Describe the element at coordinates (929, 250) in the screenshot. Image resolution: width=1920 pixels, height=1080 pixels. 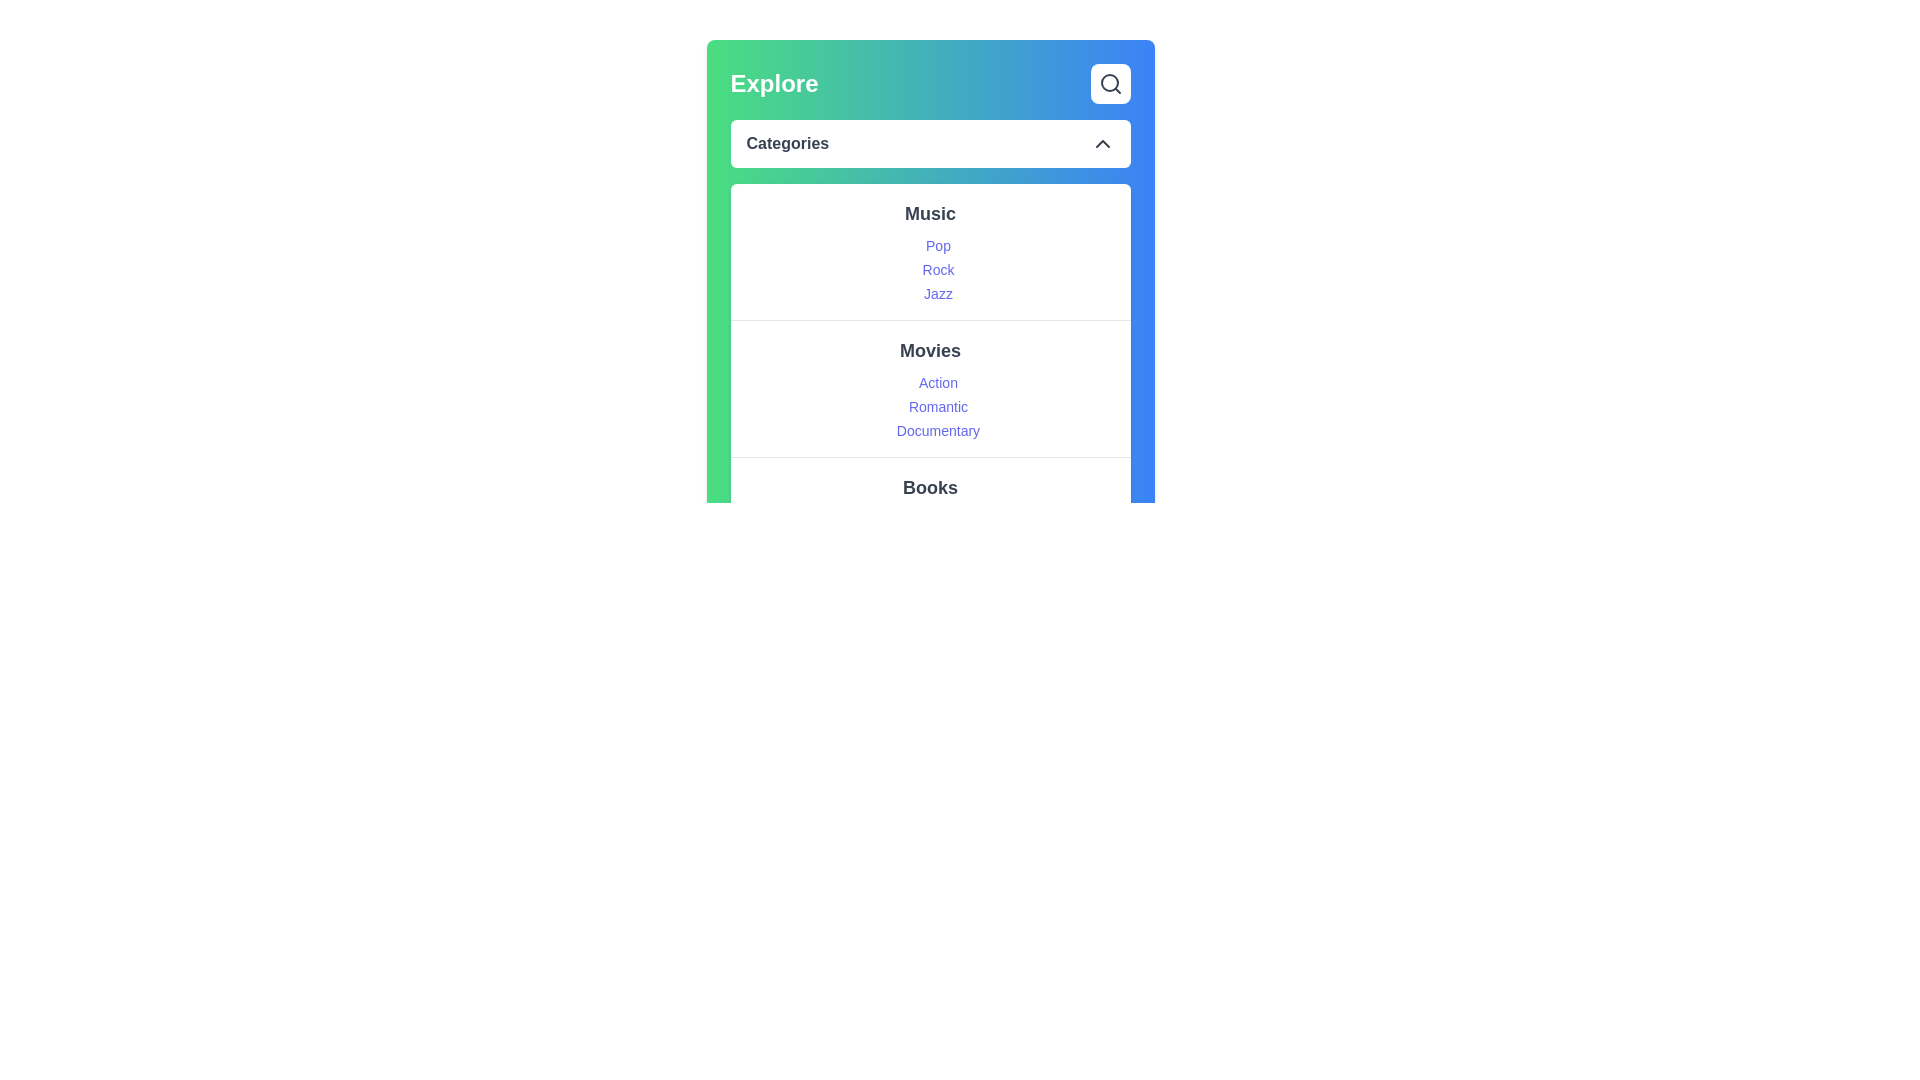
I see `keyboard navigation` at that location.